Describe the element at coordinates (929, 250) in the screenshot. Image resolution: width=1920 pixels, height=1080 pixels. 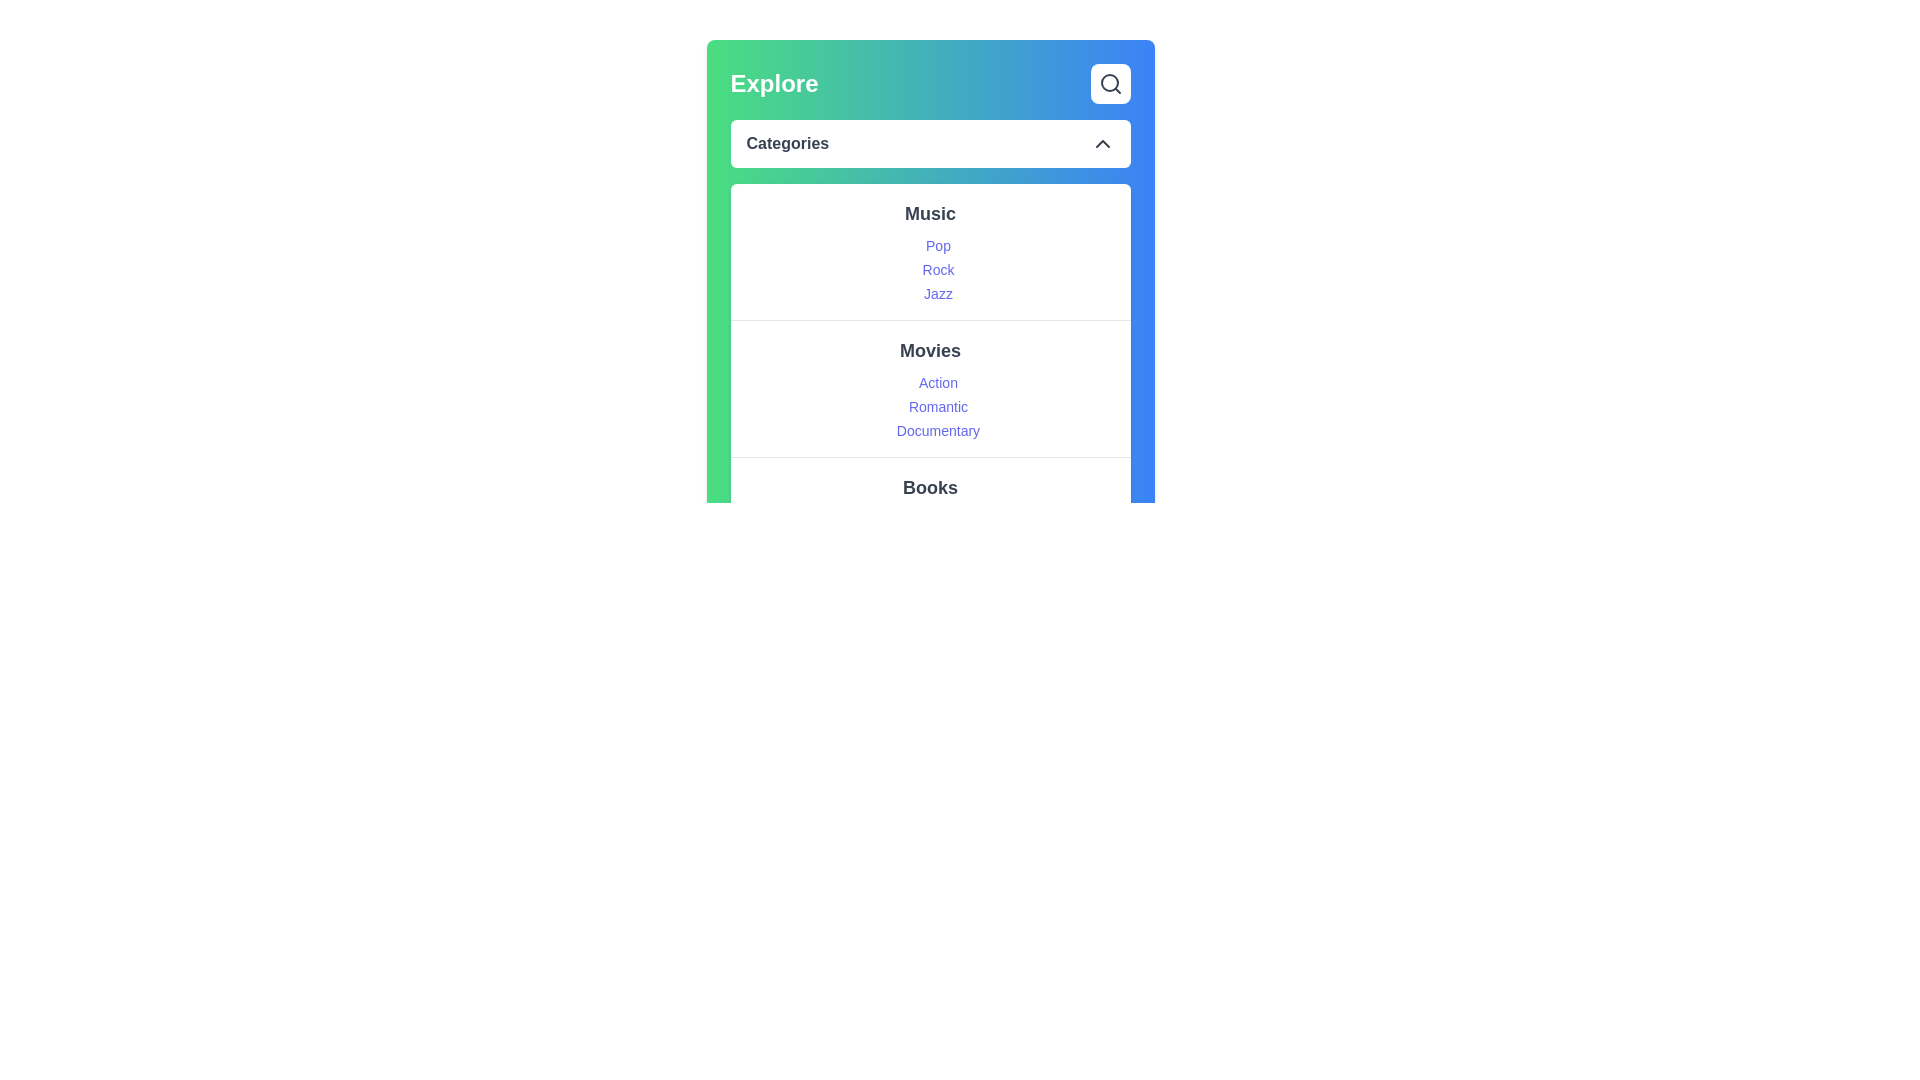
I see `keyboard navigation` at that location.